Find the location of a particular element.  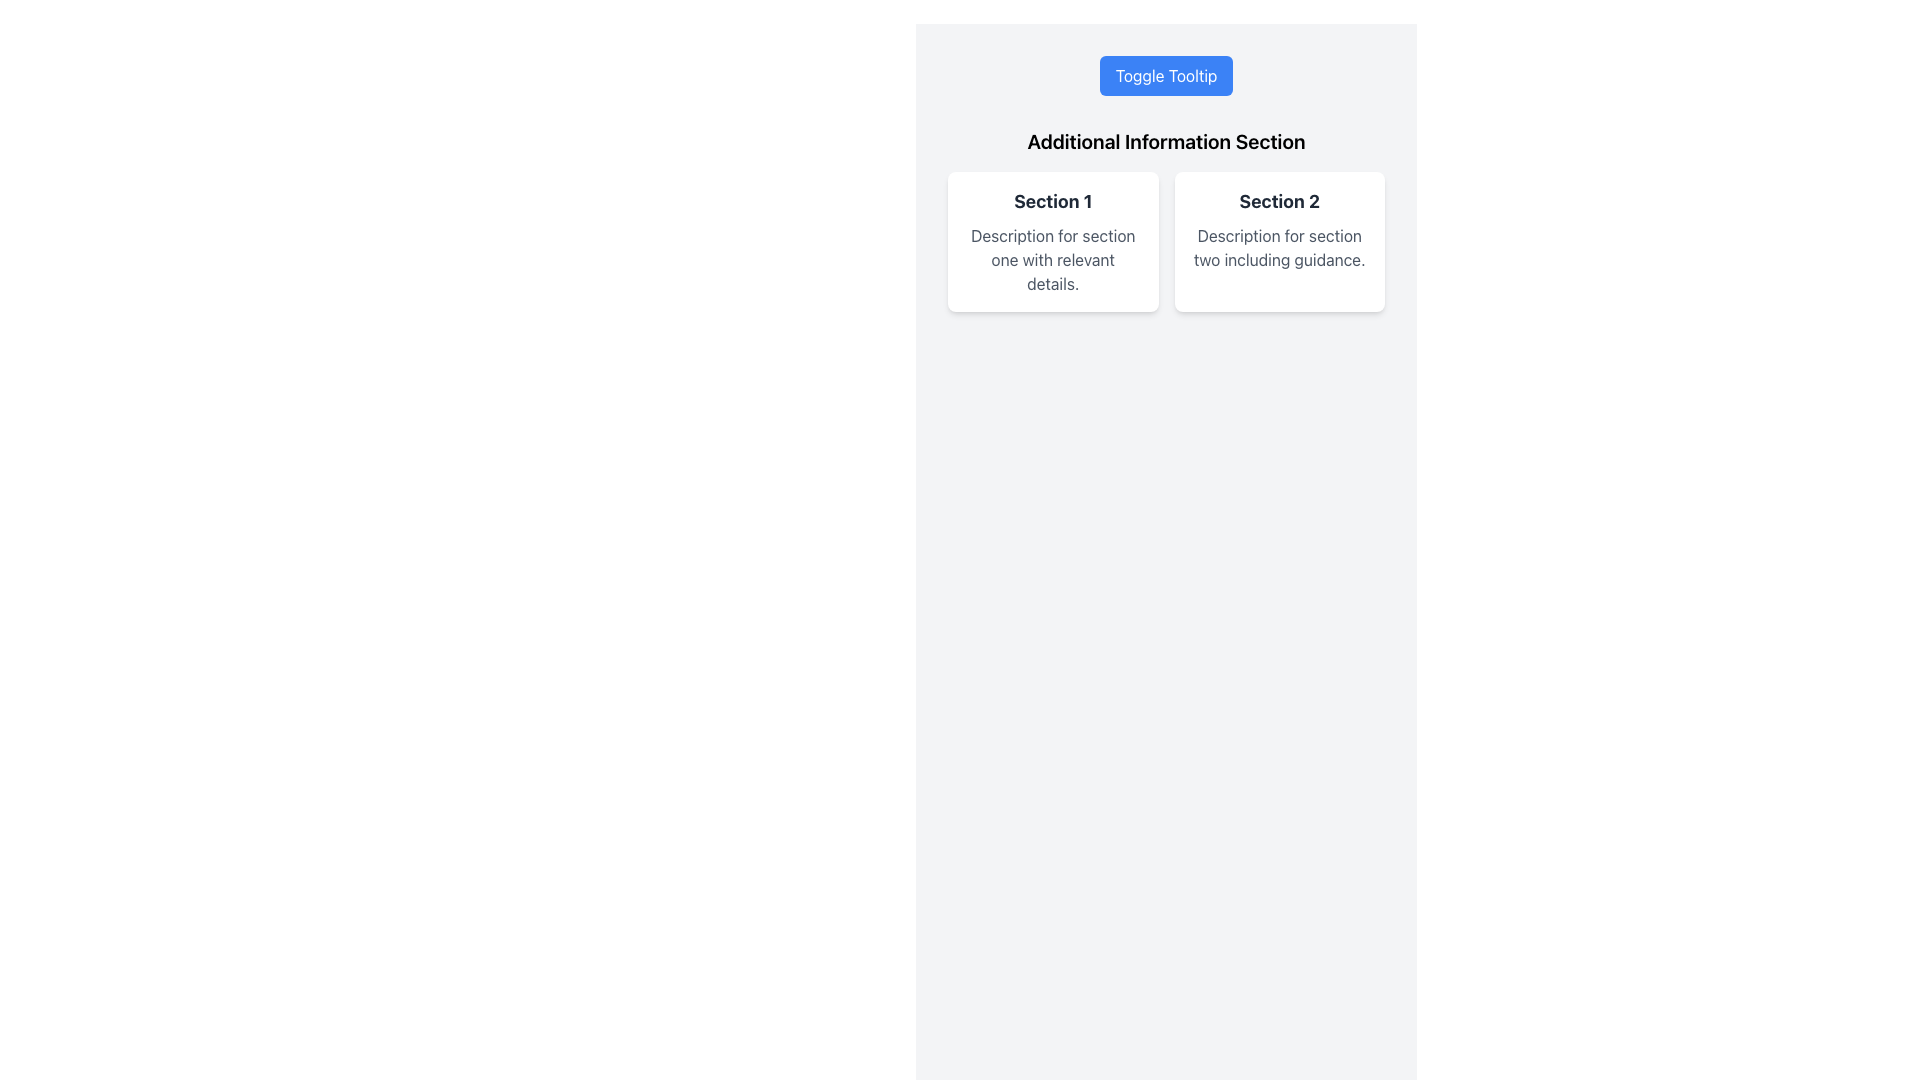

the 'Toggle Tooltip' button with a blue background and white text is located at coordinates (1166, 75).